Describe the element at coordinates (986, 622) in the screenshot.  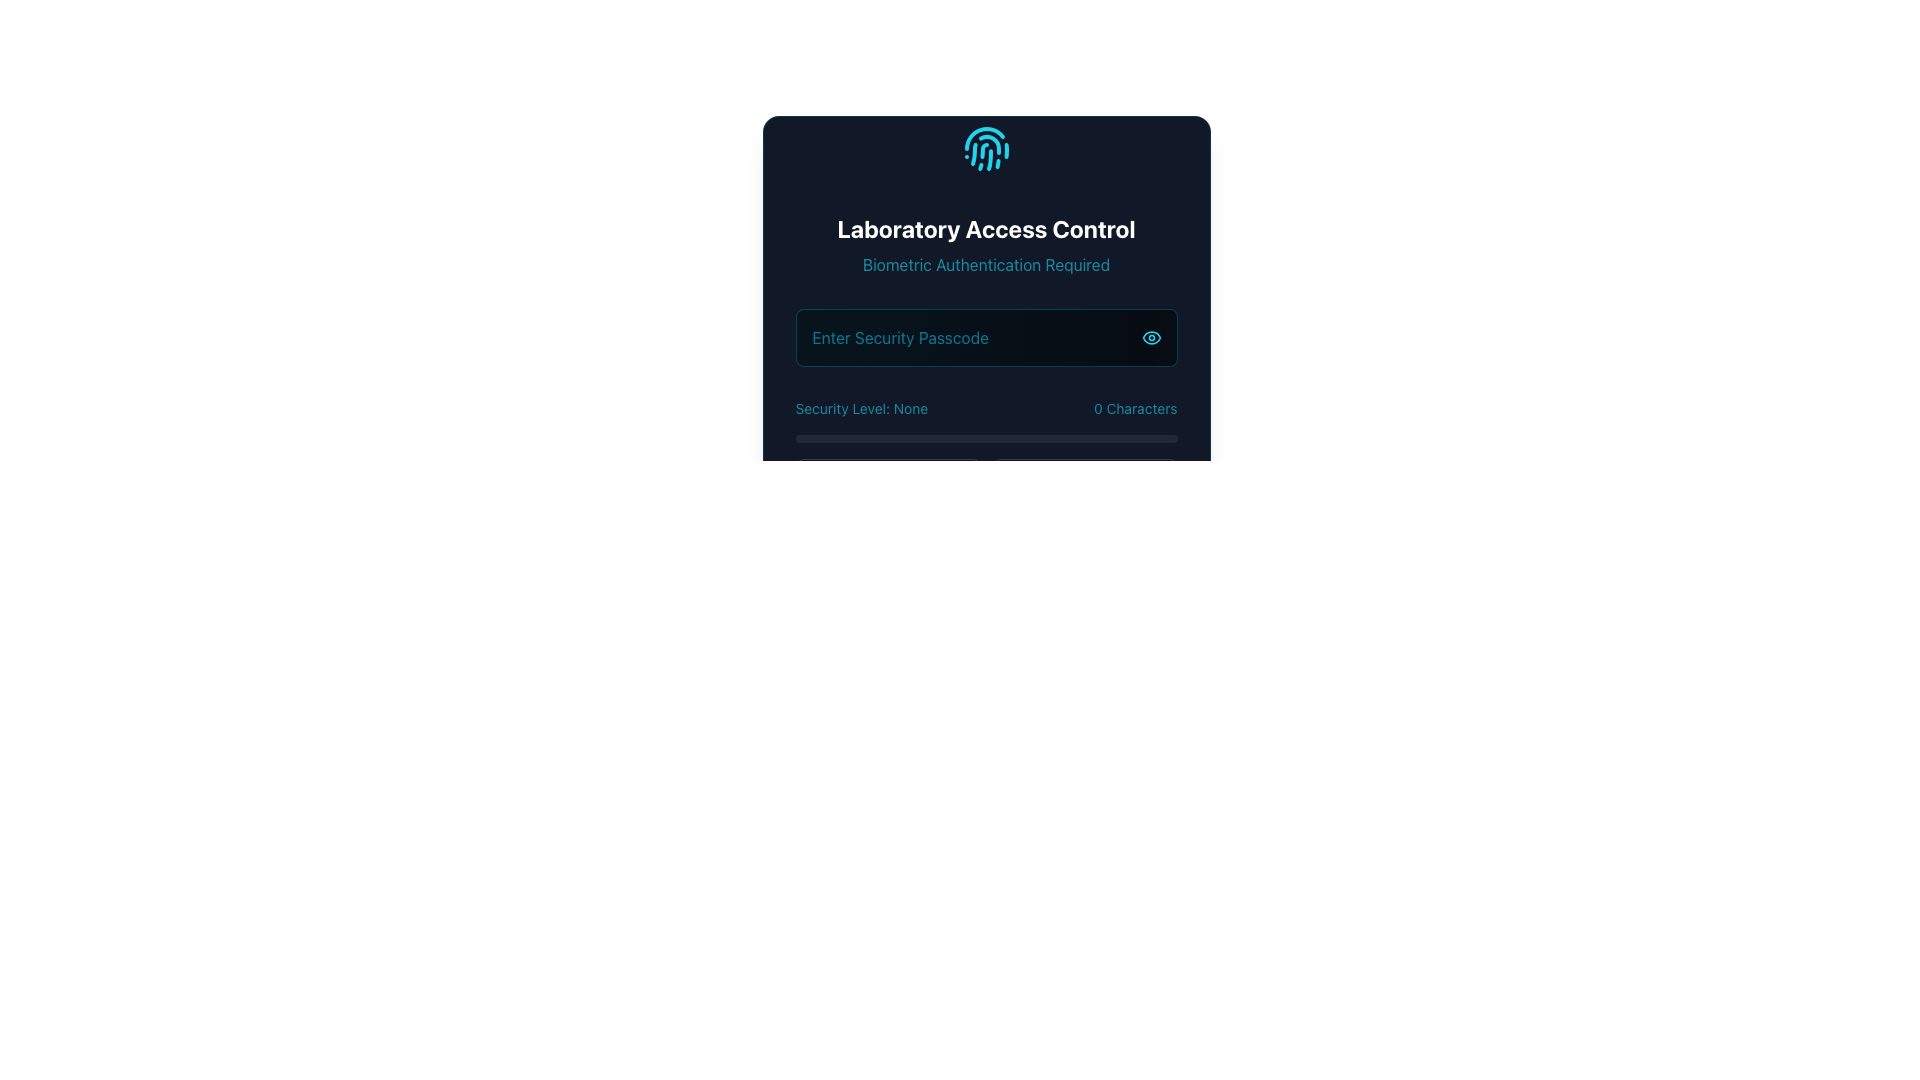
I see `the horizontal progress bar located centrally at the bottom of the 'Laboratory Access Control' card, which has a gray background and a colored segment indicating progress` at that location.